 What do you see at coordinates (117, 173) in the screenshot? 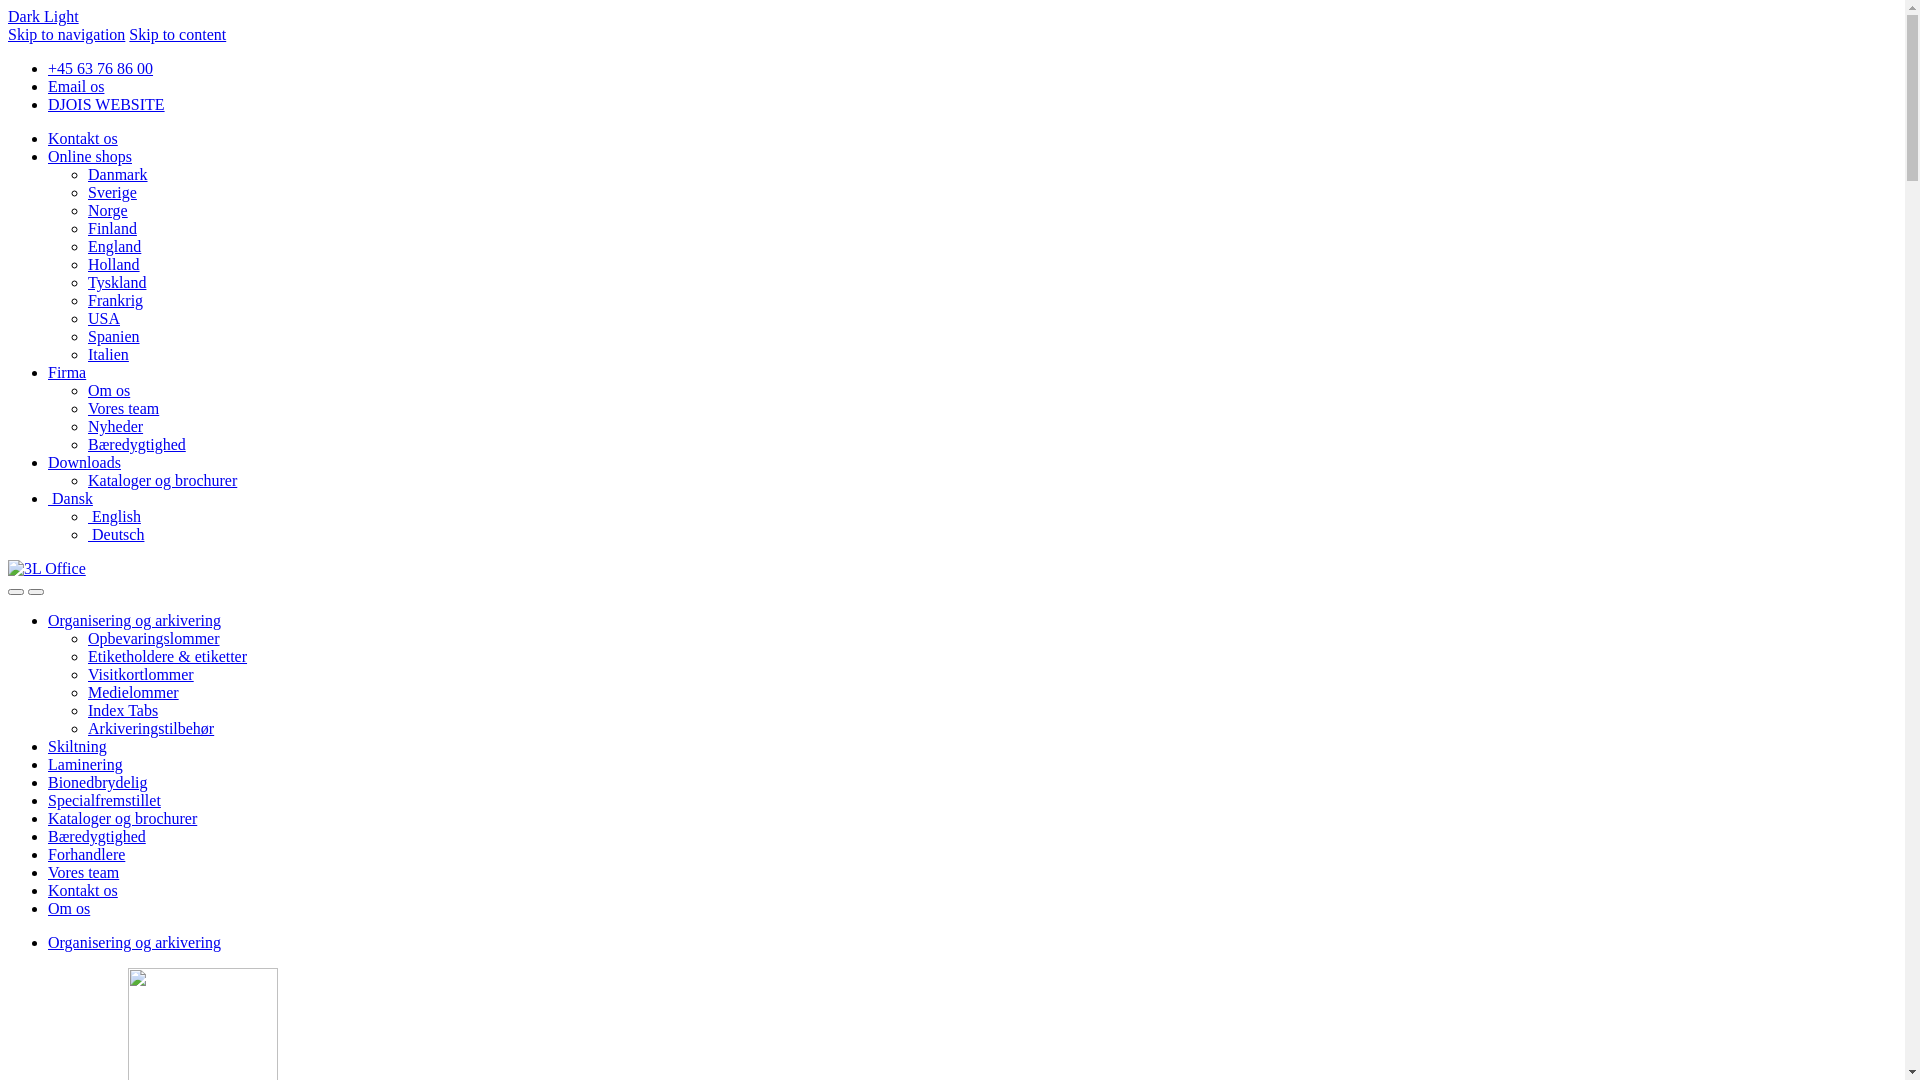
I see `'Danmark'` at bounding box center [117, 173].